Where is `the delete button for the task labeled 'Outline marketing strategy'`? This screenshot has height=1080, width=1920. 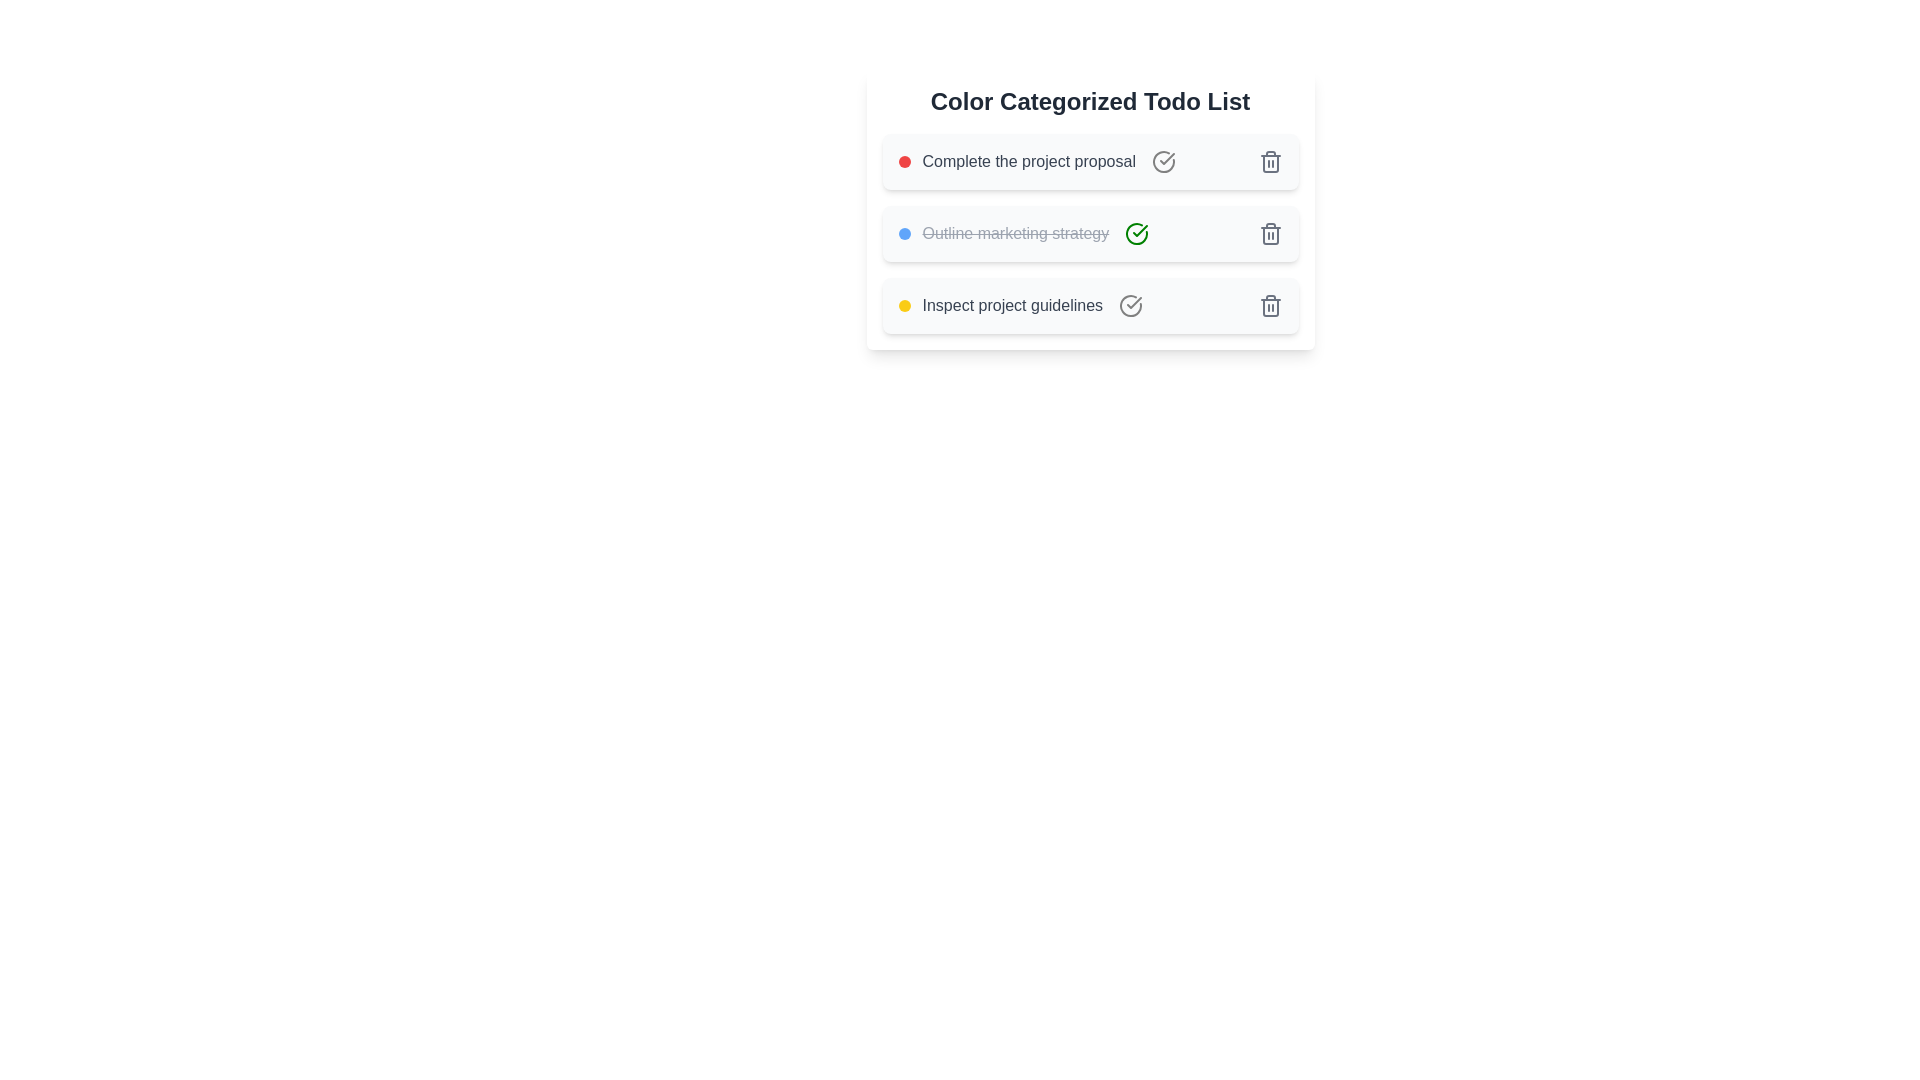 the delete button for the task labeled 'Outline marketing strategy' is located at coordinates (1269, 233).